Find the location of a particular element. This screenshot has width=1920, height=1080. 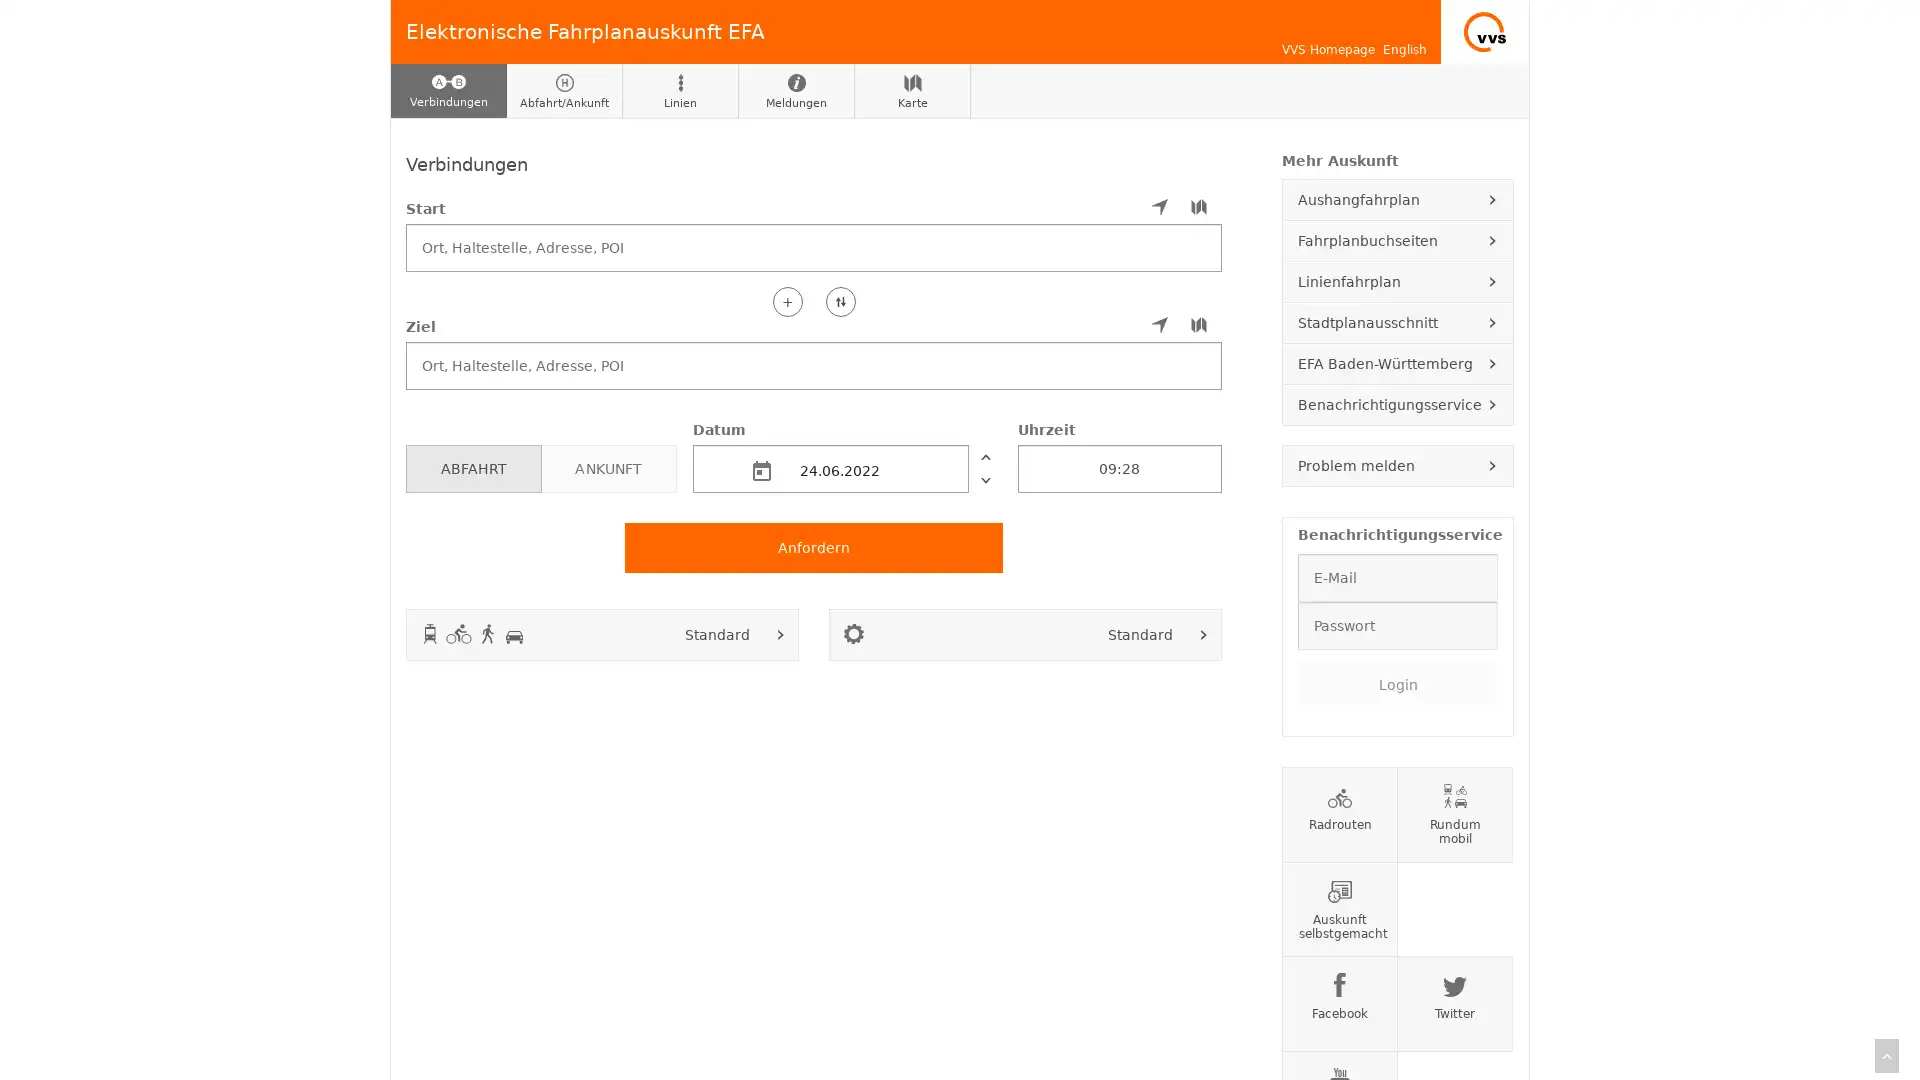

nachher is located at coordinates (984, 479).